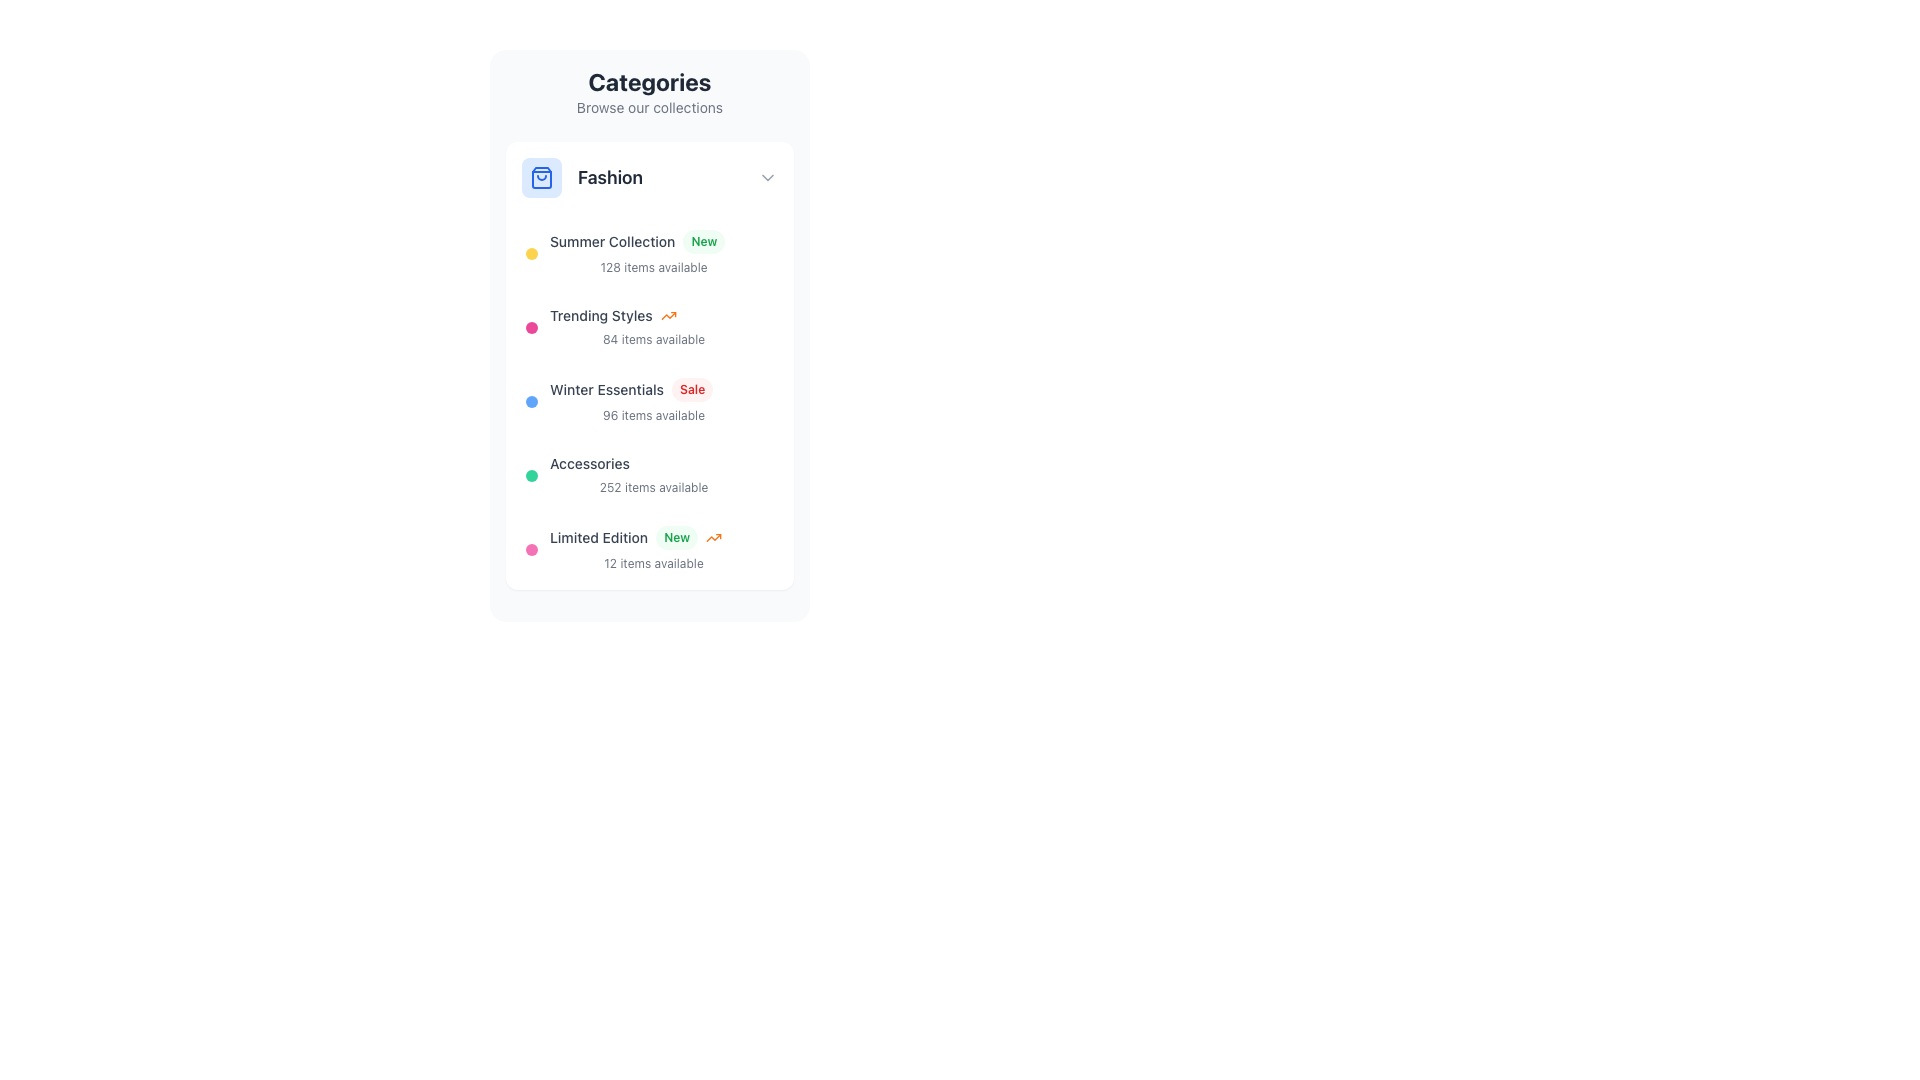  Describe the element at coordinates (653, 563) in the screenshot. I see `the text label displaying '12 items available', which is located at the bottom of the 'Limited Edition' group and changes to blue on hover` at that location.